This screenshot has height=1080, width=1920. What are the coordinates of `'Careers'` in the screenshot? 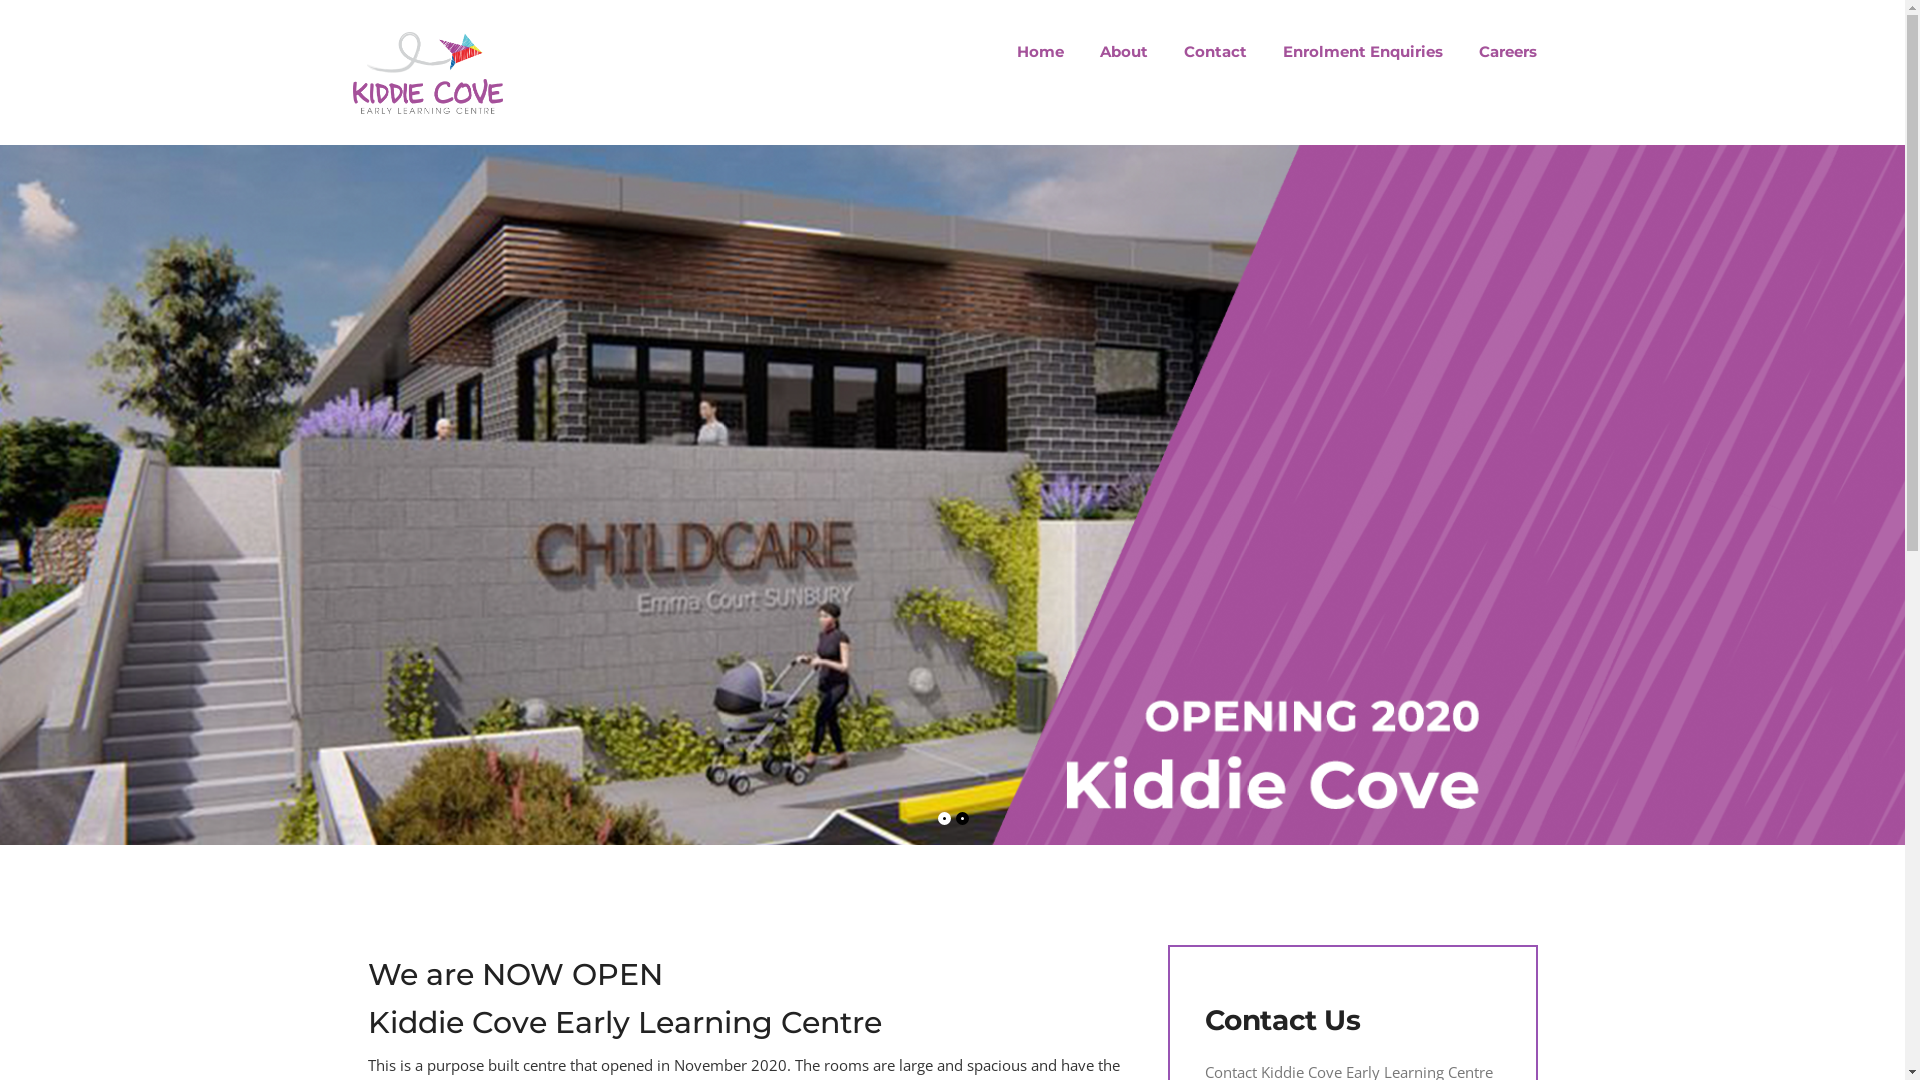 It's located at (1460, 50).